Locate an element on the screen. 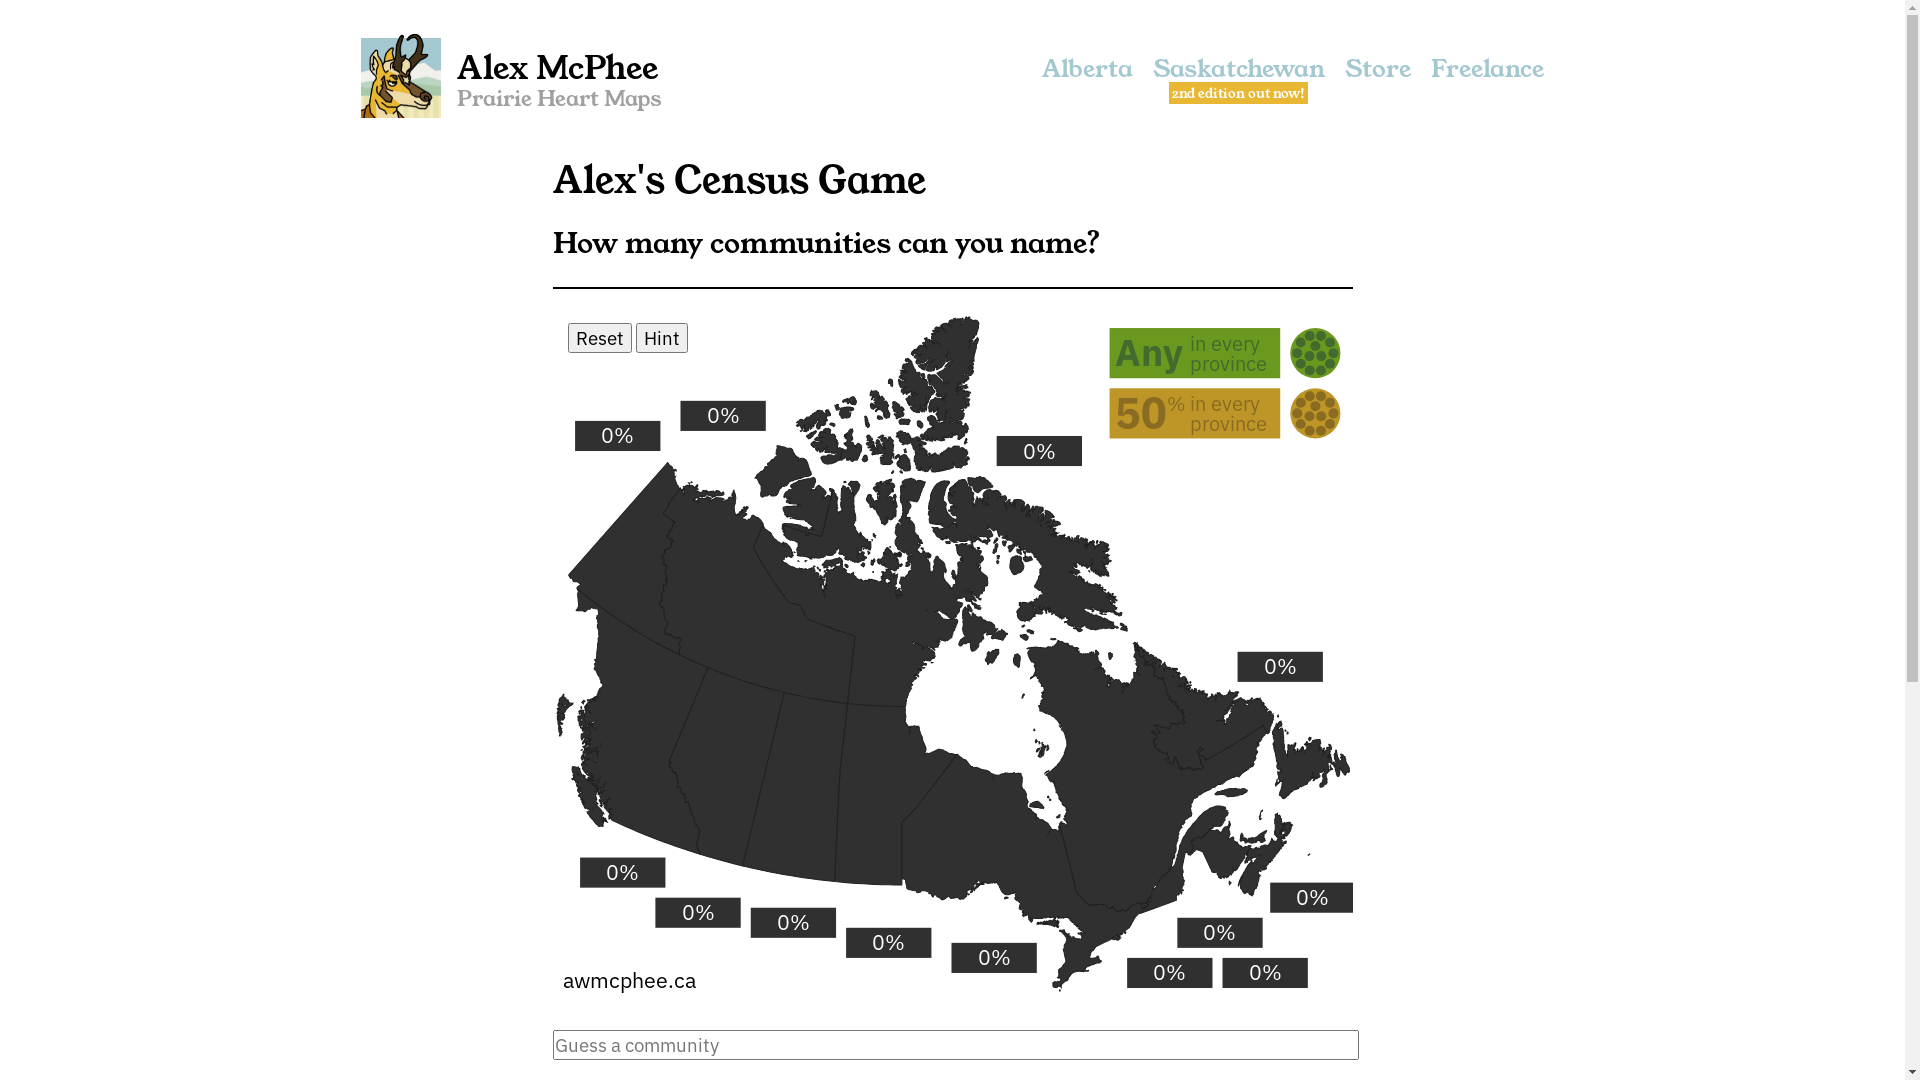  'Saskatchewan is located at coordinates (1237, 76).